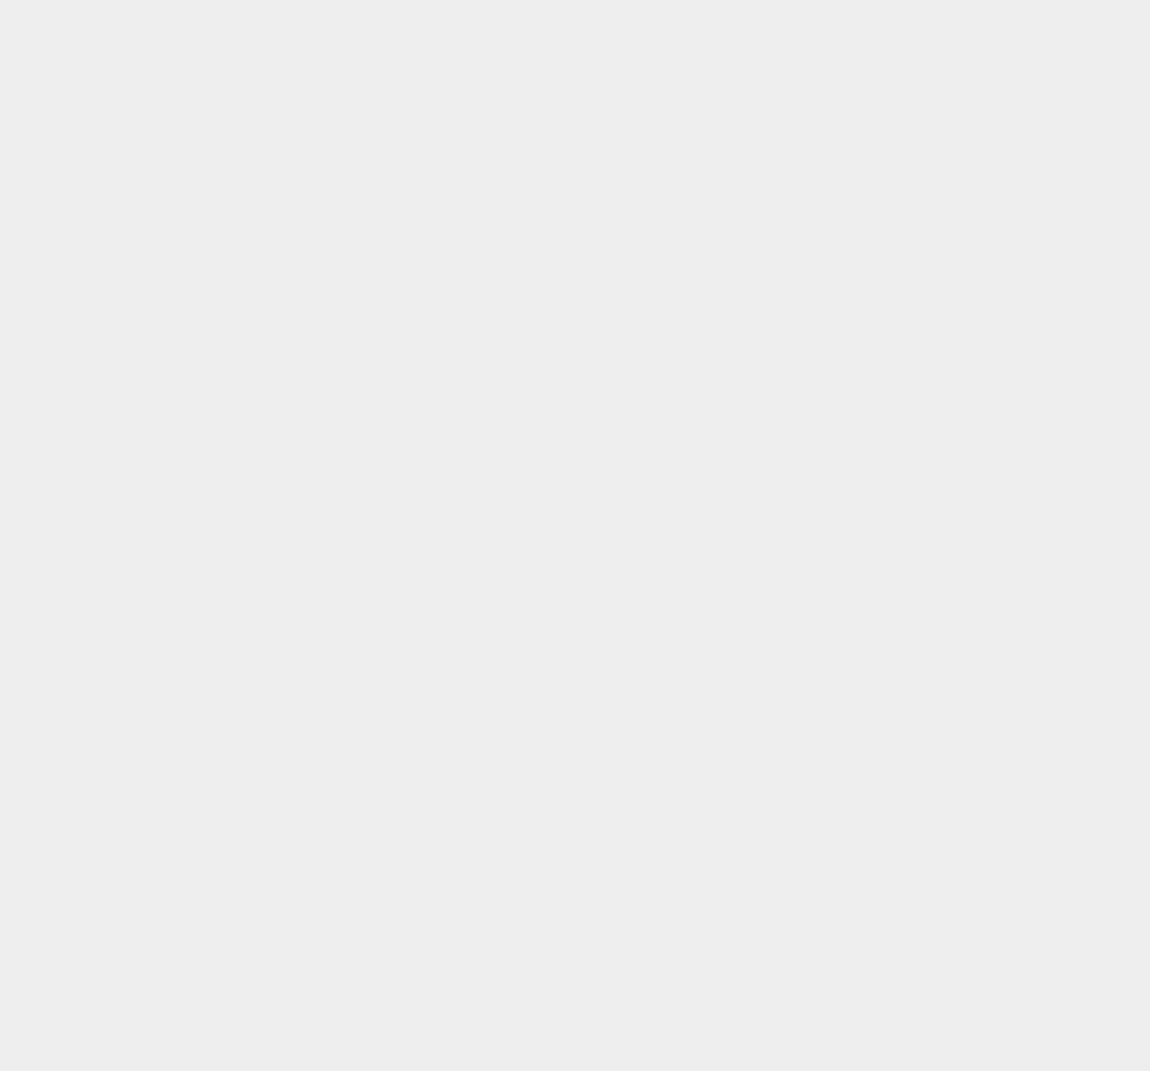 The height and width of the screenshot is (1071, 1150). Describe the element at coordinates (869, 1020) in the screenshot. I see `'Lync Desk Phones'` at that location.